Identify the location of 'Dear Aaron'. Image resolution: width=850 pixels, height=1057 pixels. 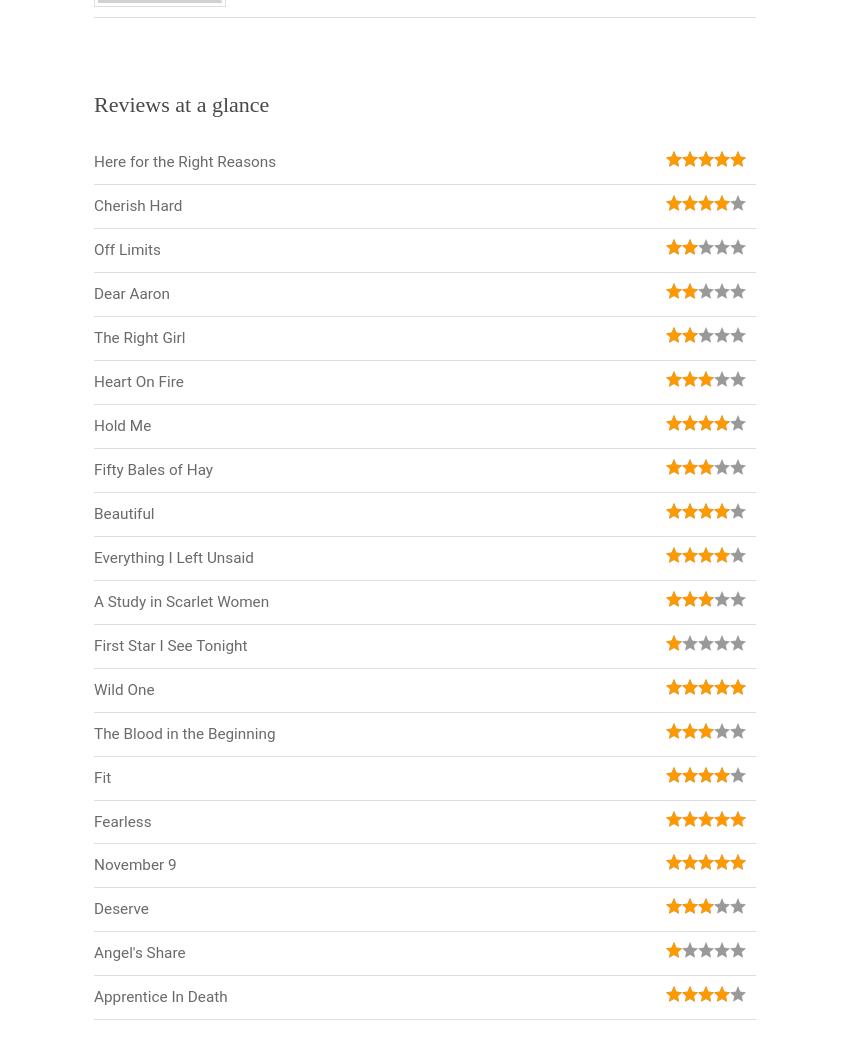
(131, 292).